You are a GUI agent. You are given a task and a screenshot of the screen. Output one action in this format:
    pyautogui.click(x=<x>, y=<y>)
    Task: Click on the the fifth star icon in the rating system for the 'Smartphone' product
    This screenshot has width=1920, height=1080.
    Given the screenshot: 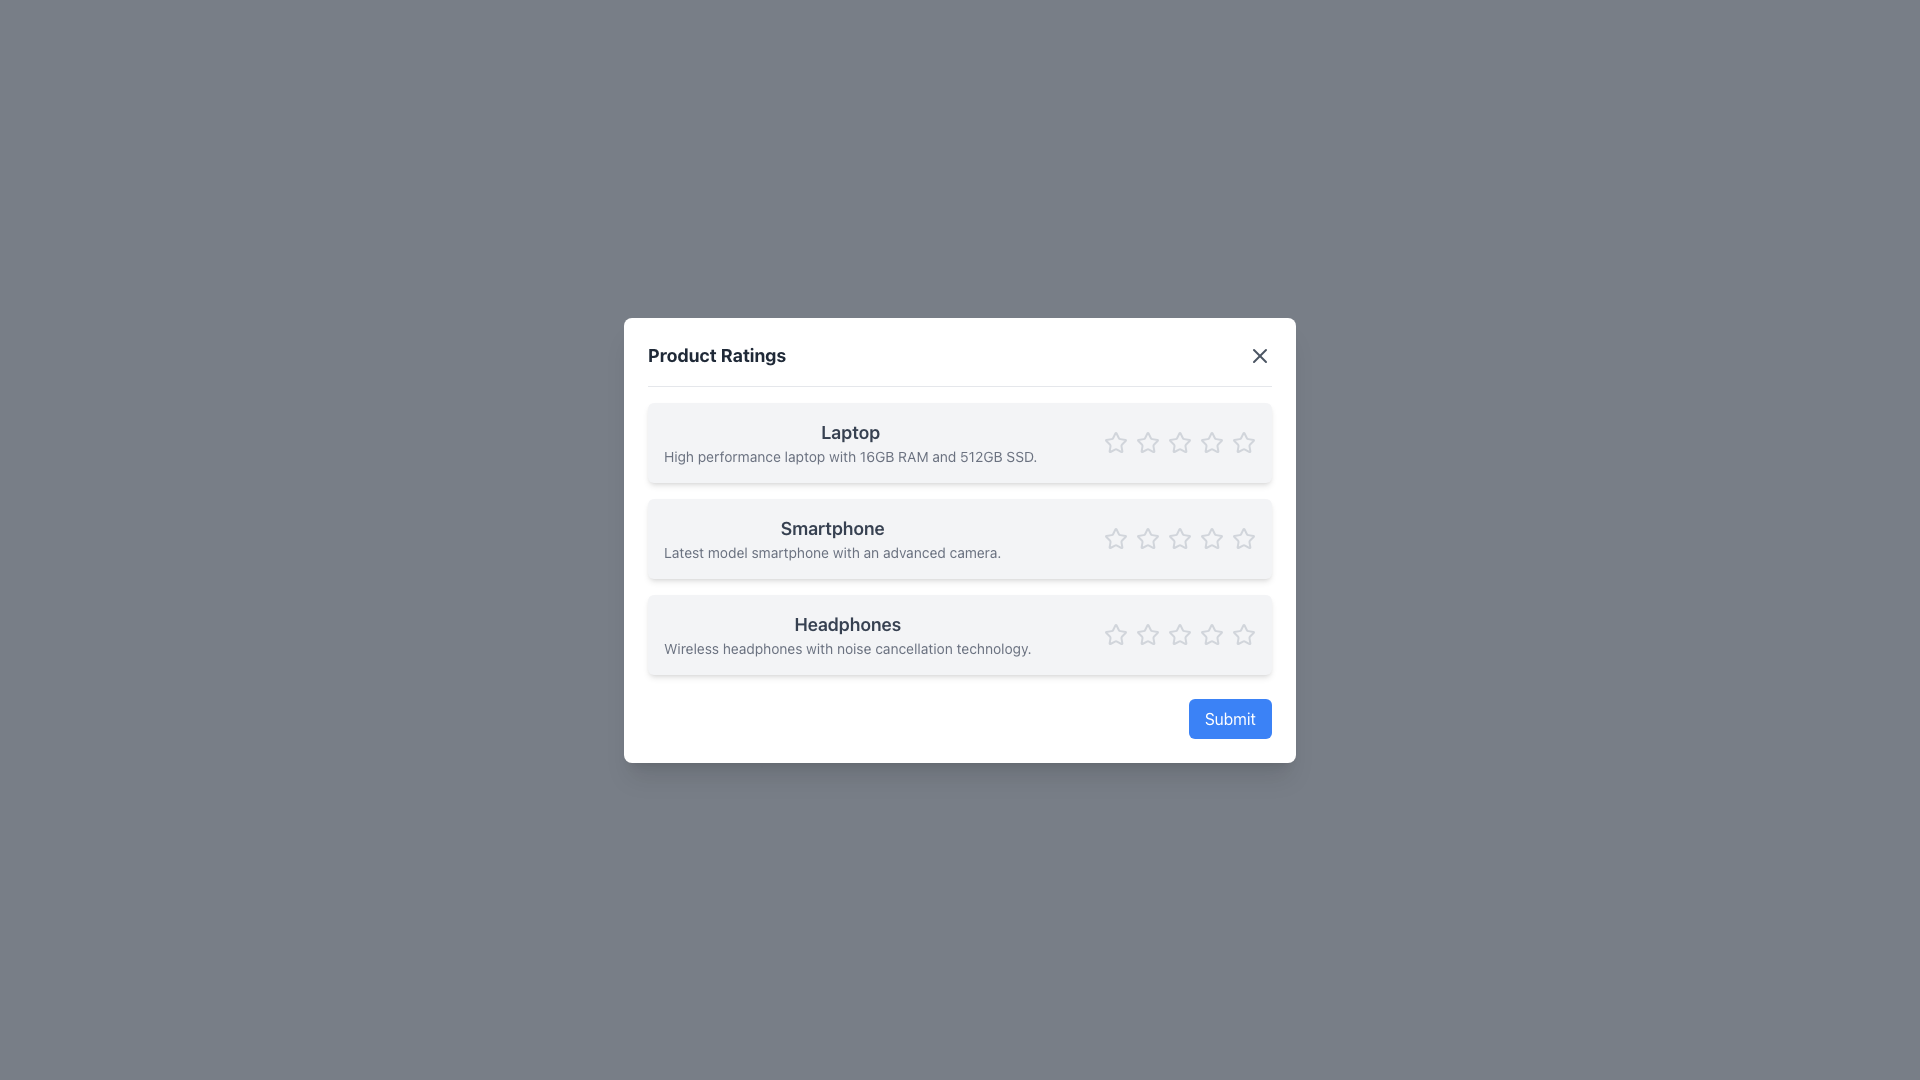 What is the action you would take?
    pyautogui.click(x=1242, y=537)
    